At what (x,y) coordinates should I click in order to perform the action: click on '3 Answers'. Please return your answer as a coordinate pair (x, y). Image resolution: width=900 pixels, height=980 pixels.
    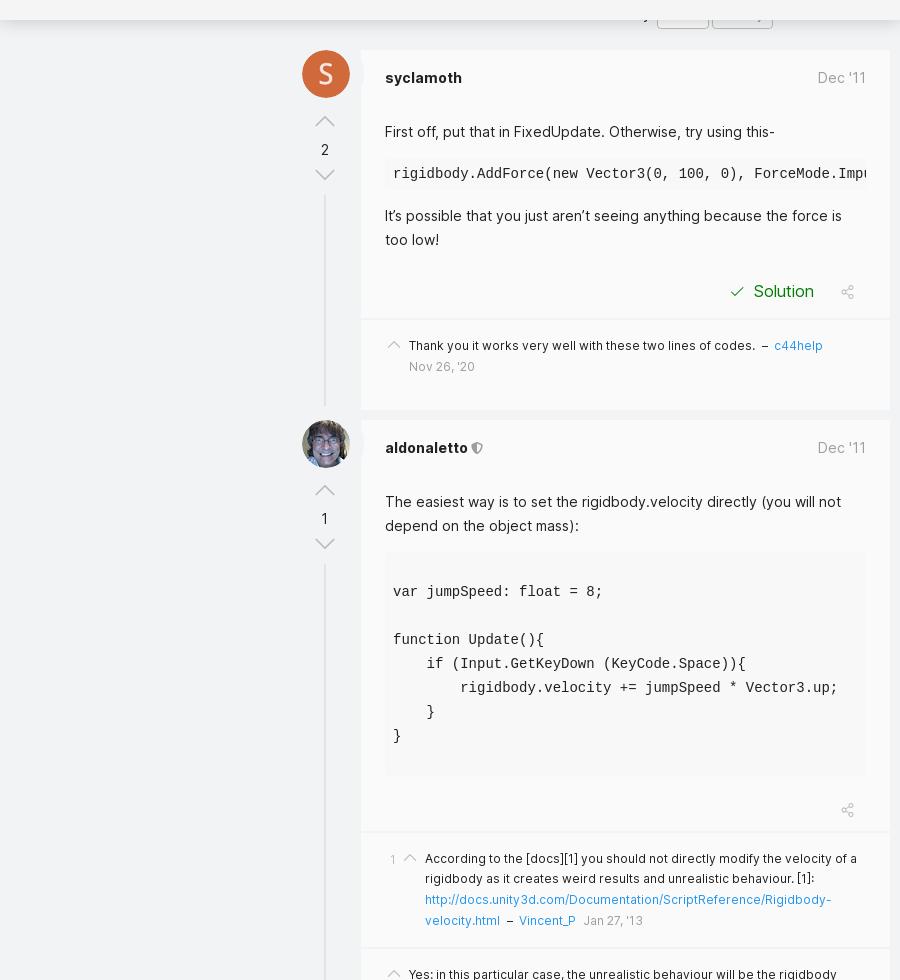
    Looking at the image, I should click on (347, 13).